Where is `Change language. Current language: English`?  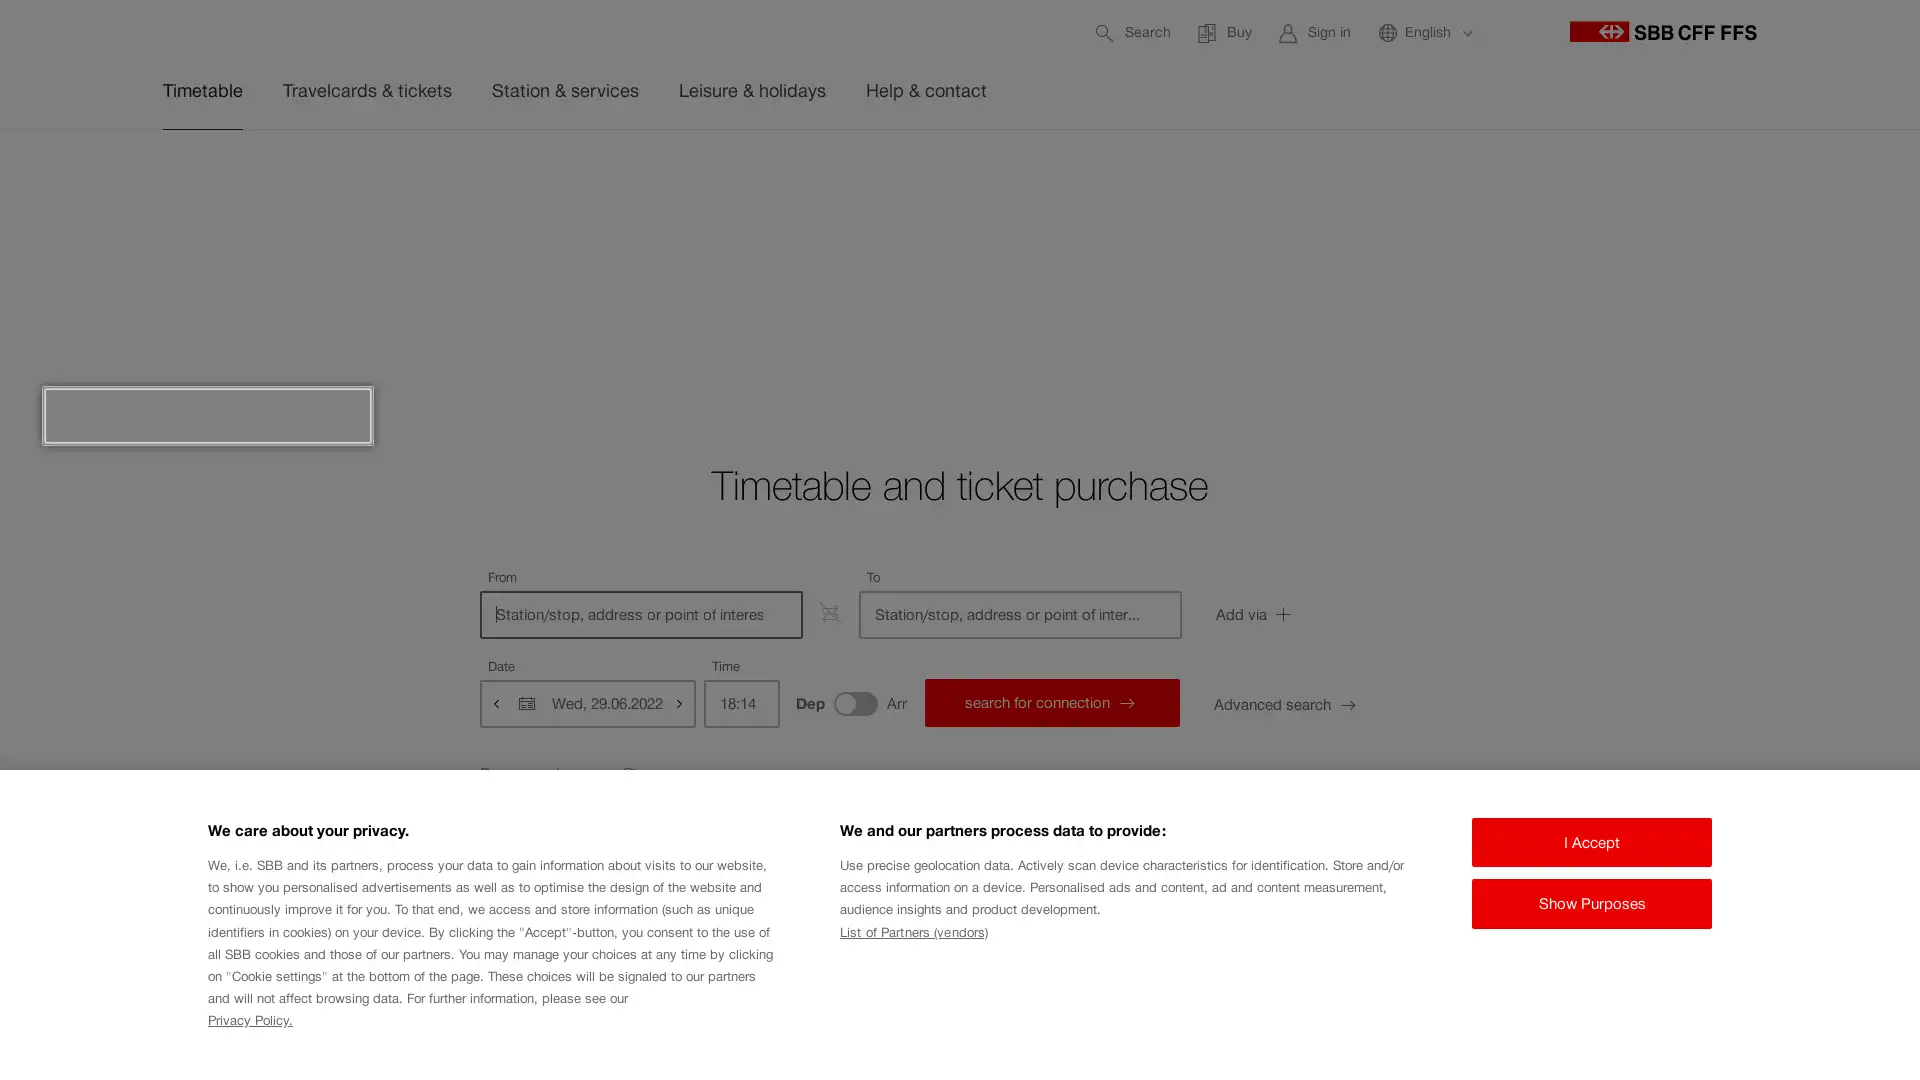 Change language. Current language: English is located at coordinates (1424, 32).